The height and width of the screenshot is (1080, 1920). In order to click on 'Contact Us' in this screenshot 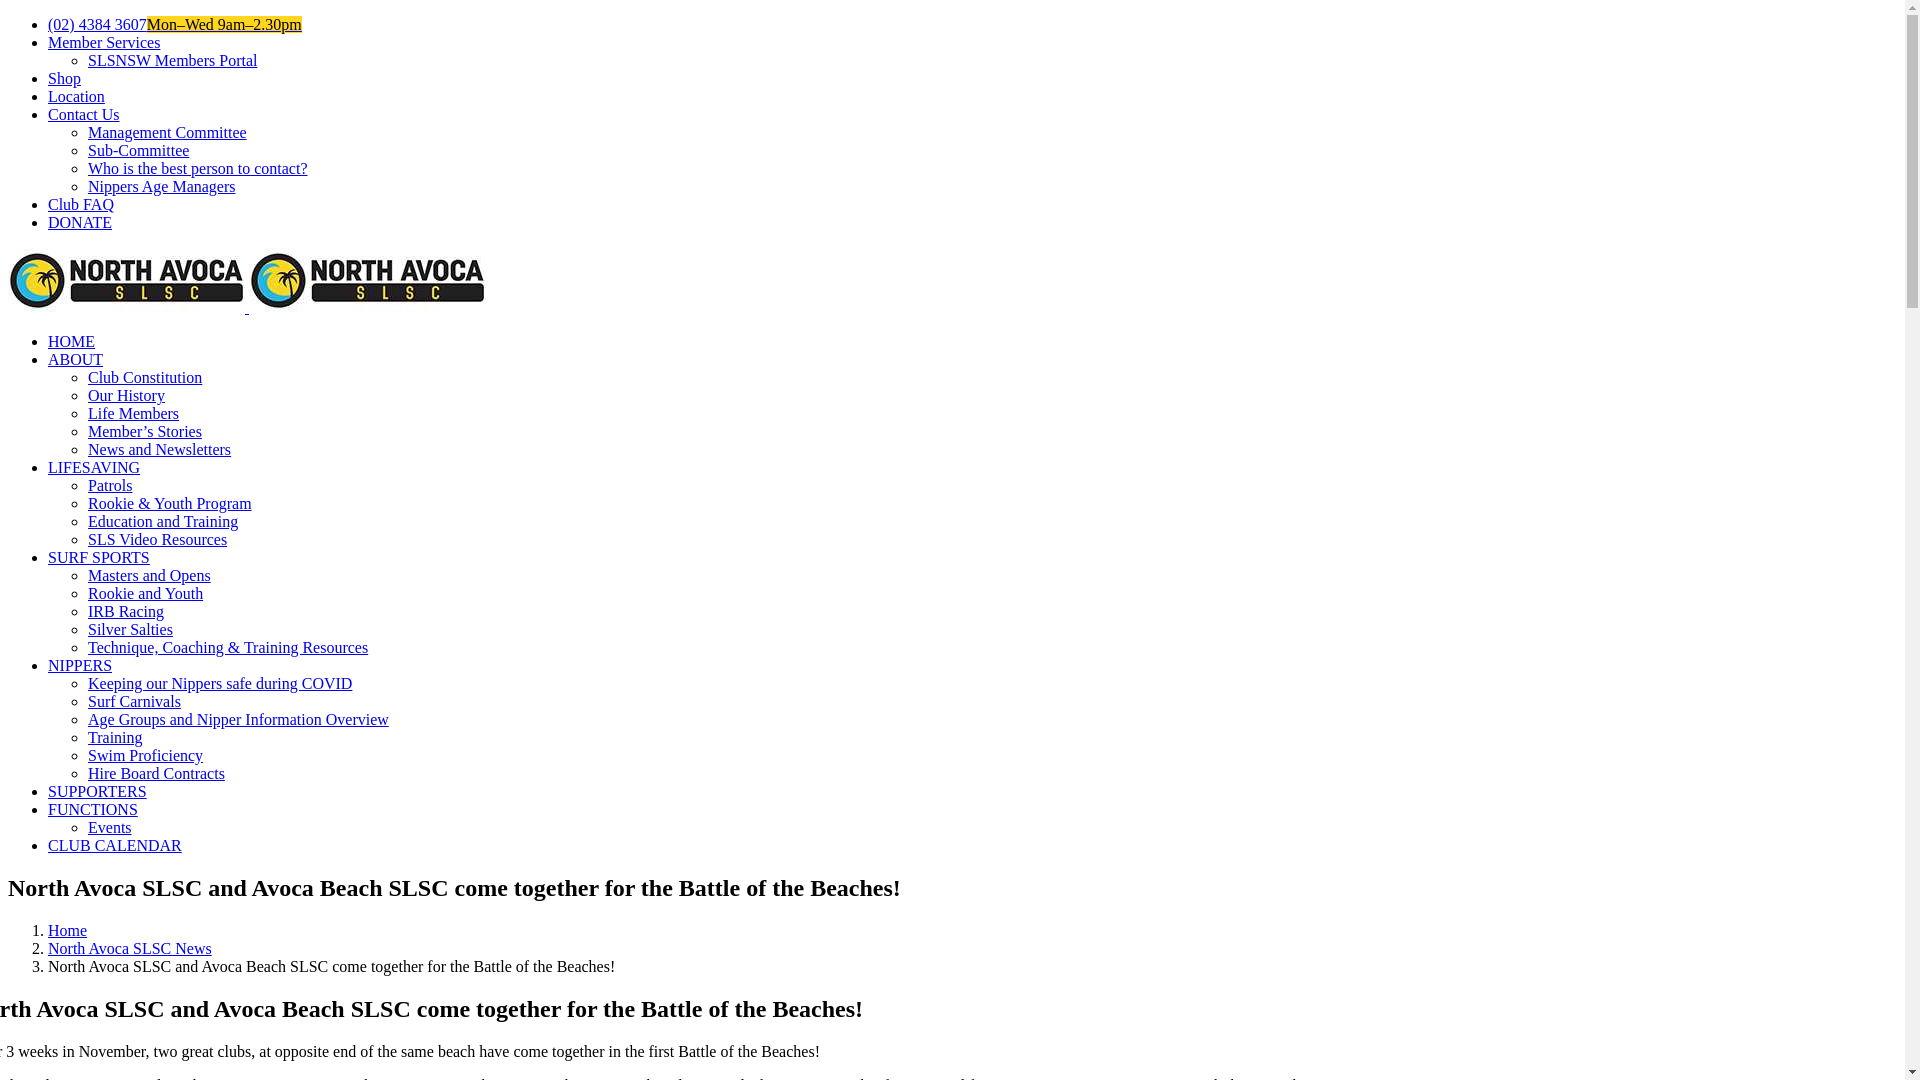, I will do `click(82, 114)`.